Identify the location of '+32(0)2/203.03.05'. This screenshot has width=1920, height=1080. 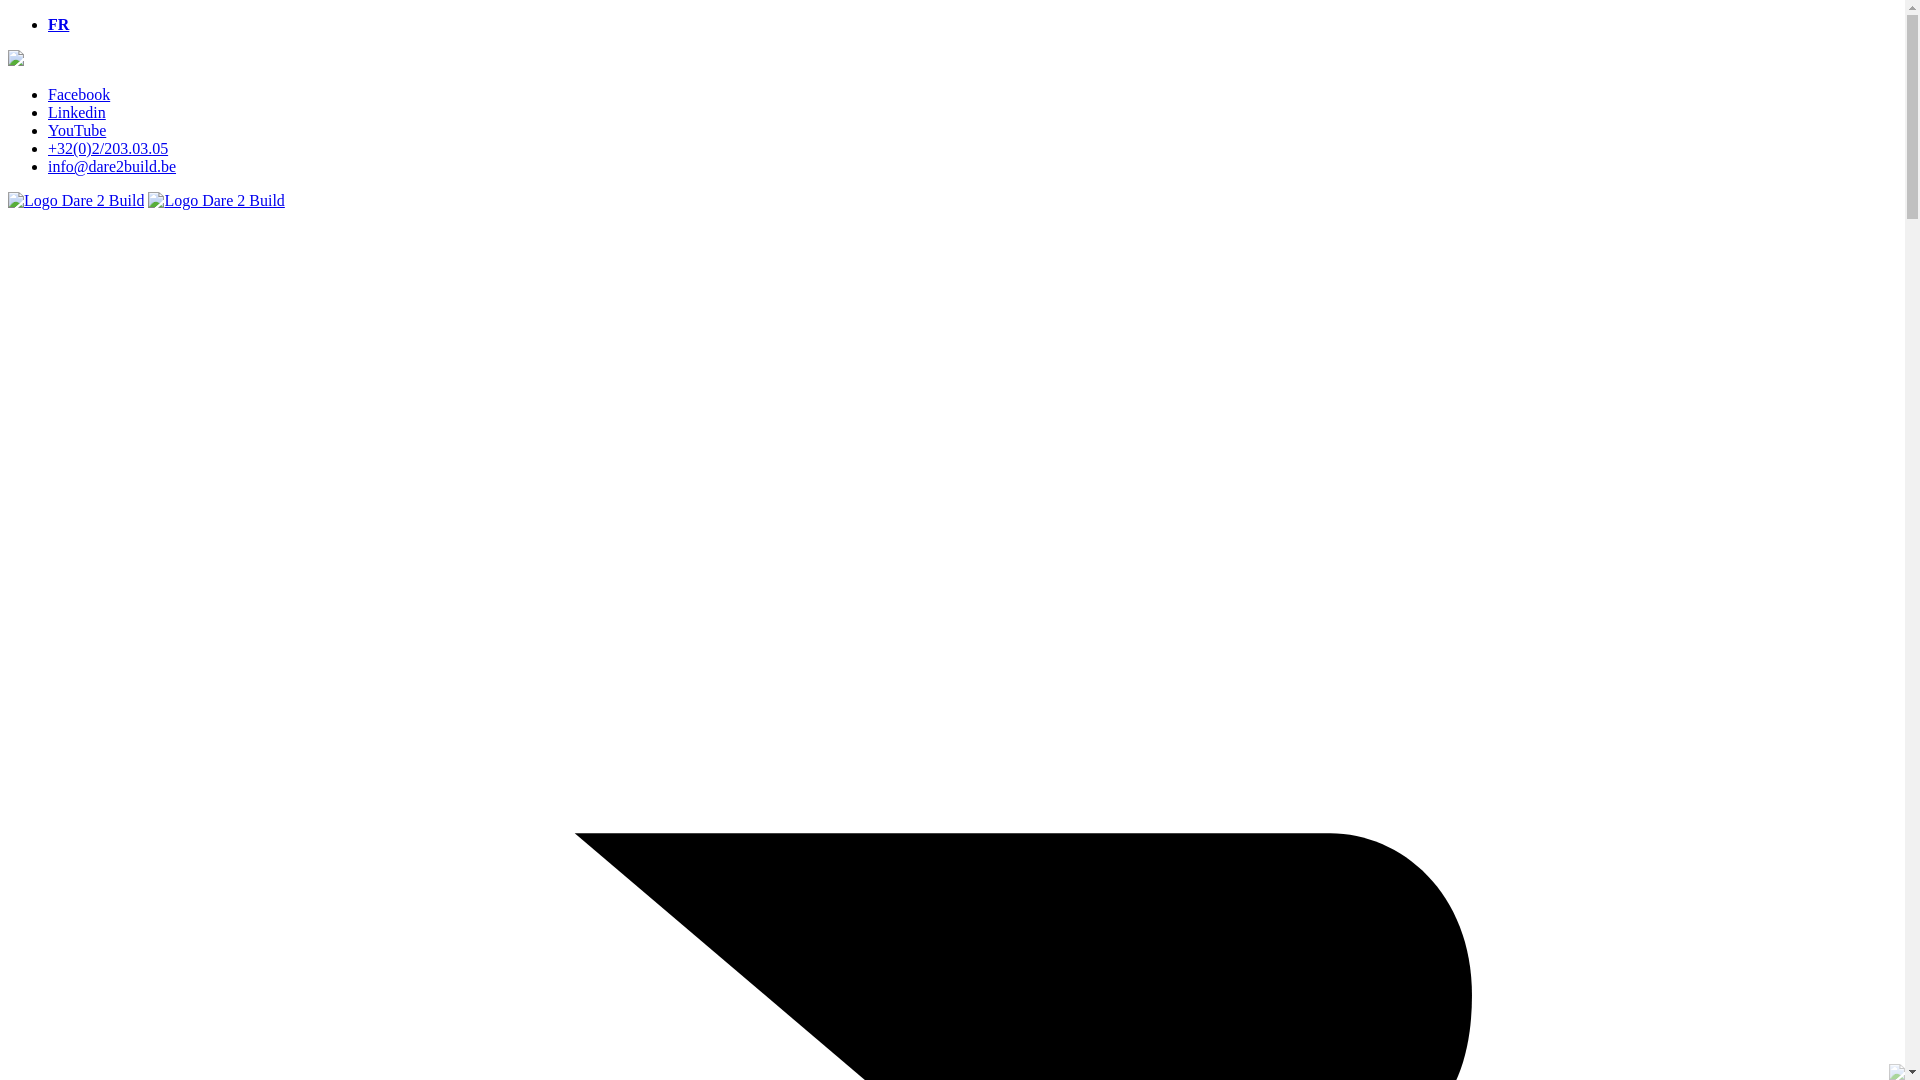
(106, 147).